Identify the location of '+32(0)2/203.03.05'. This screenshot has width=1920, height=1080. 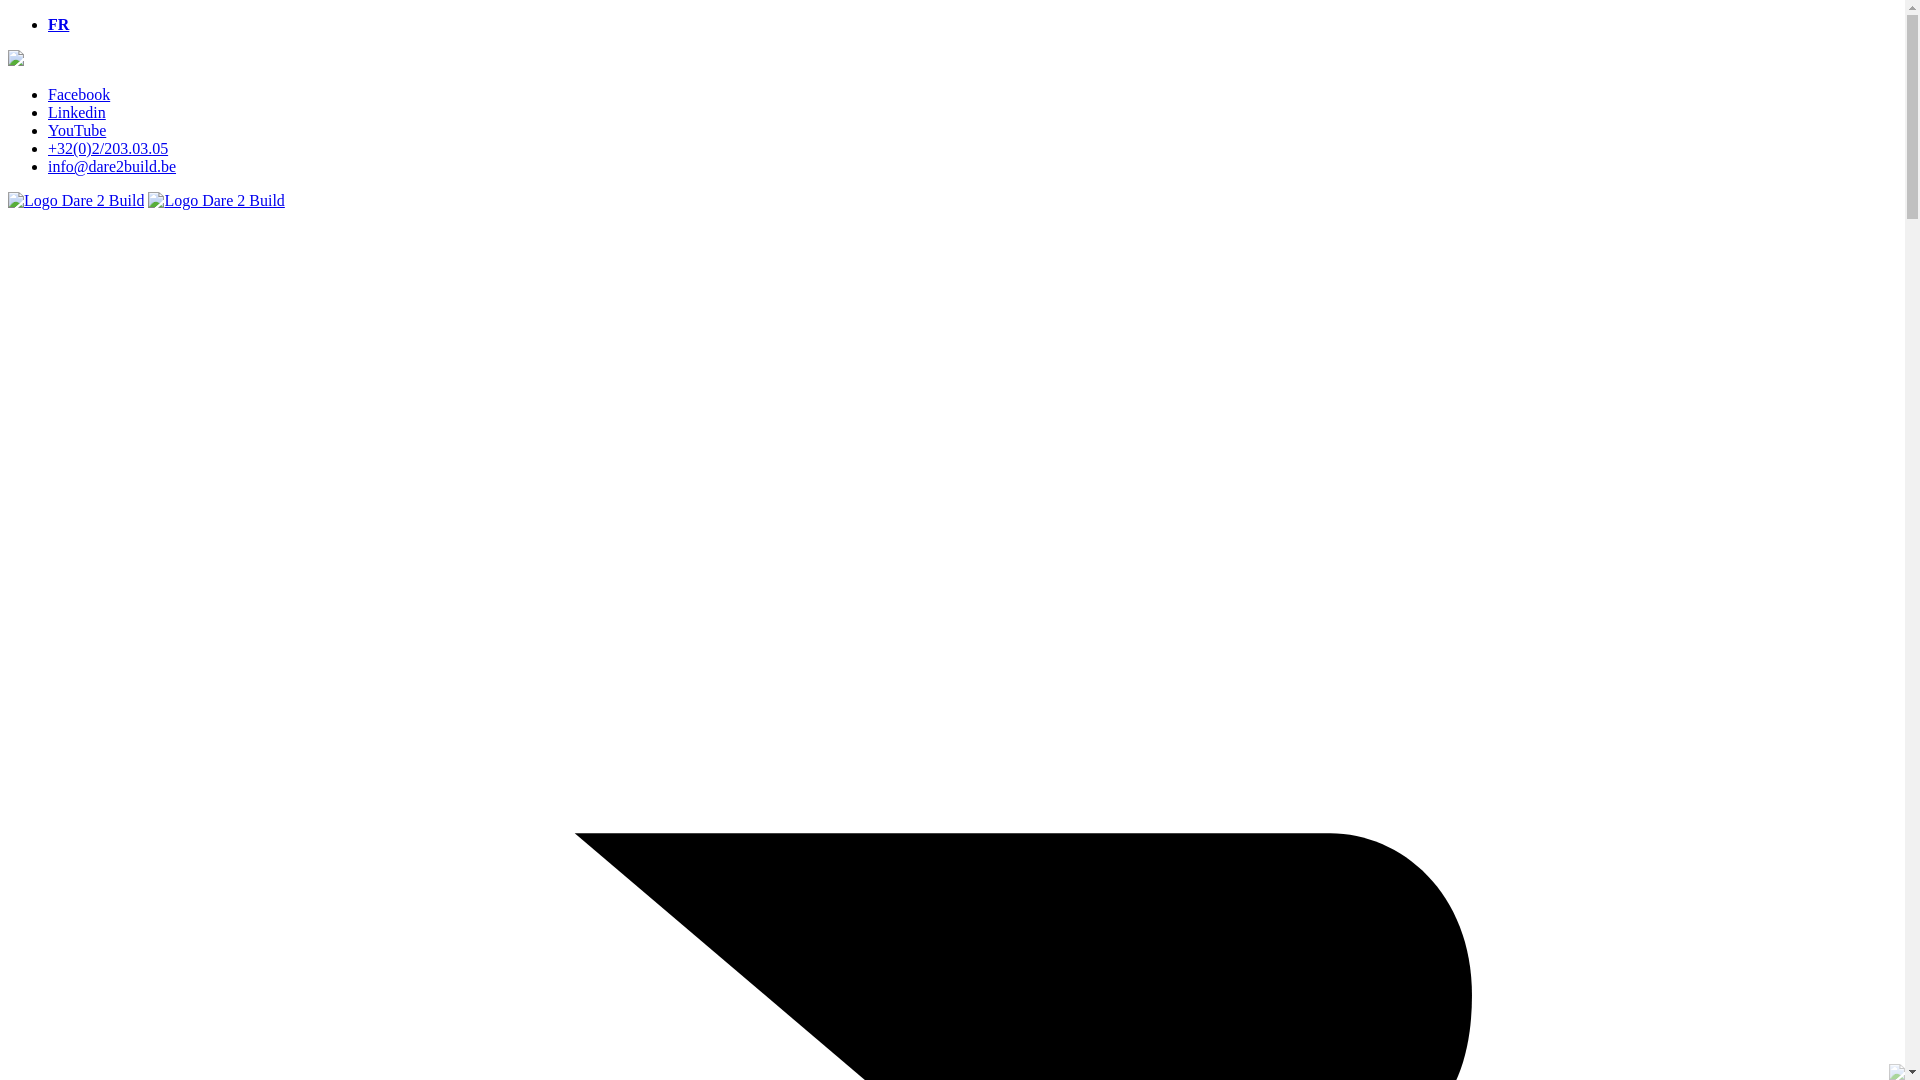
(106, 147).